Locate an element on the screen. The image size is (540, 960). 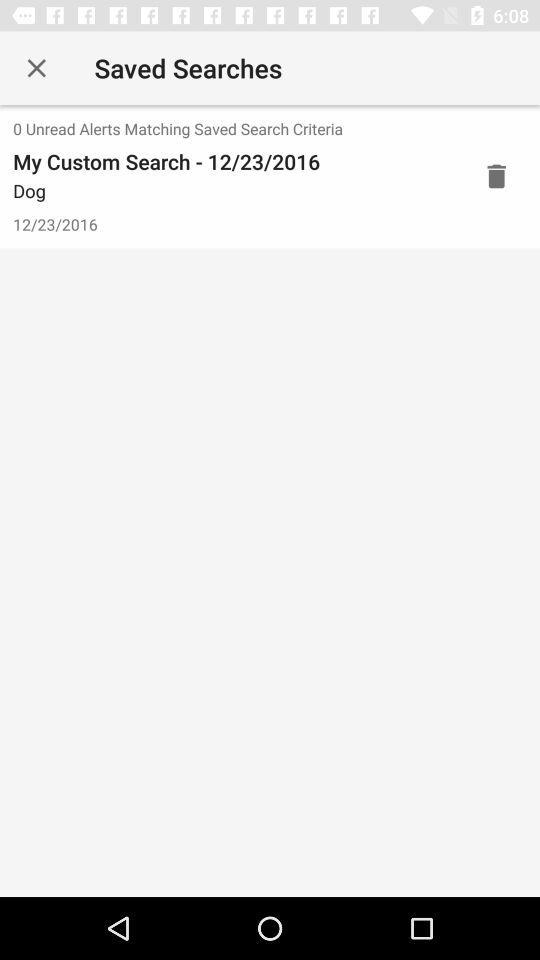
the item next to my custom search is located at coordinates (495, 175).